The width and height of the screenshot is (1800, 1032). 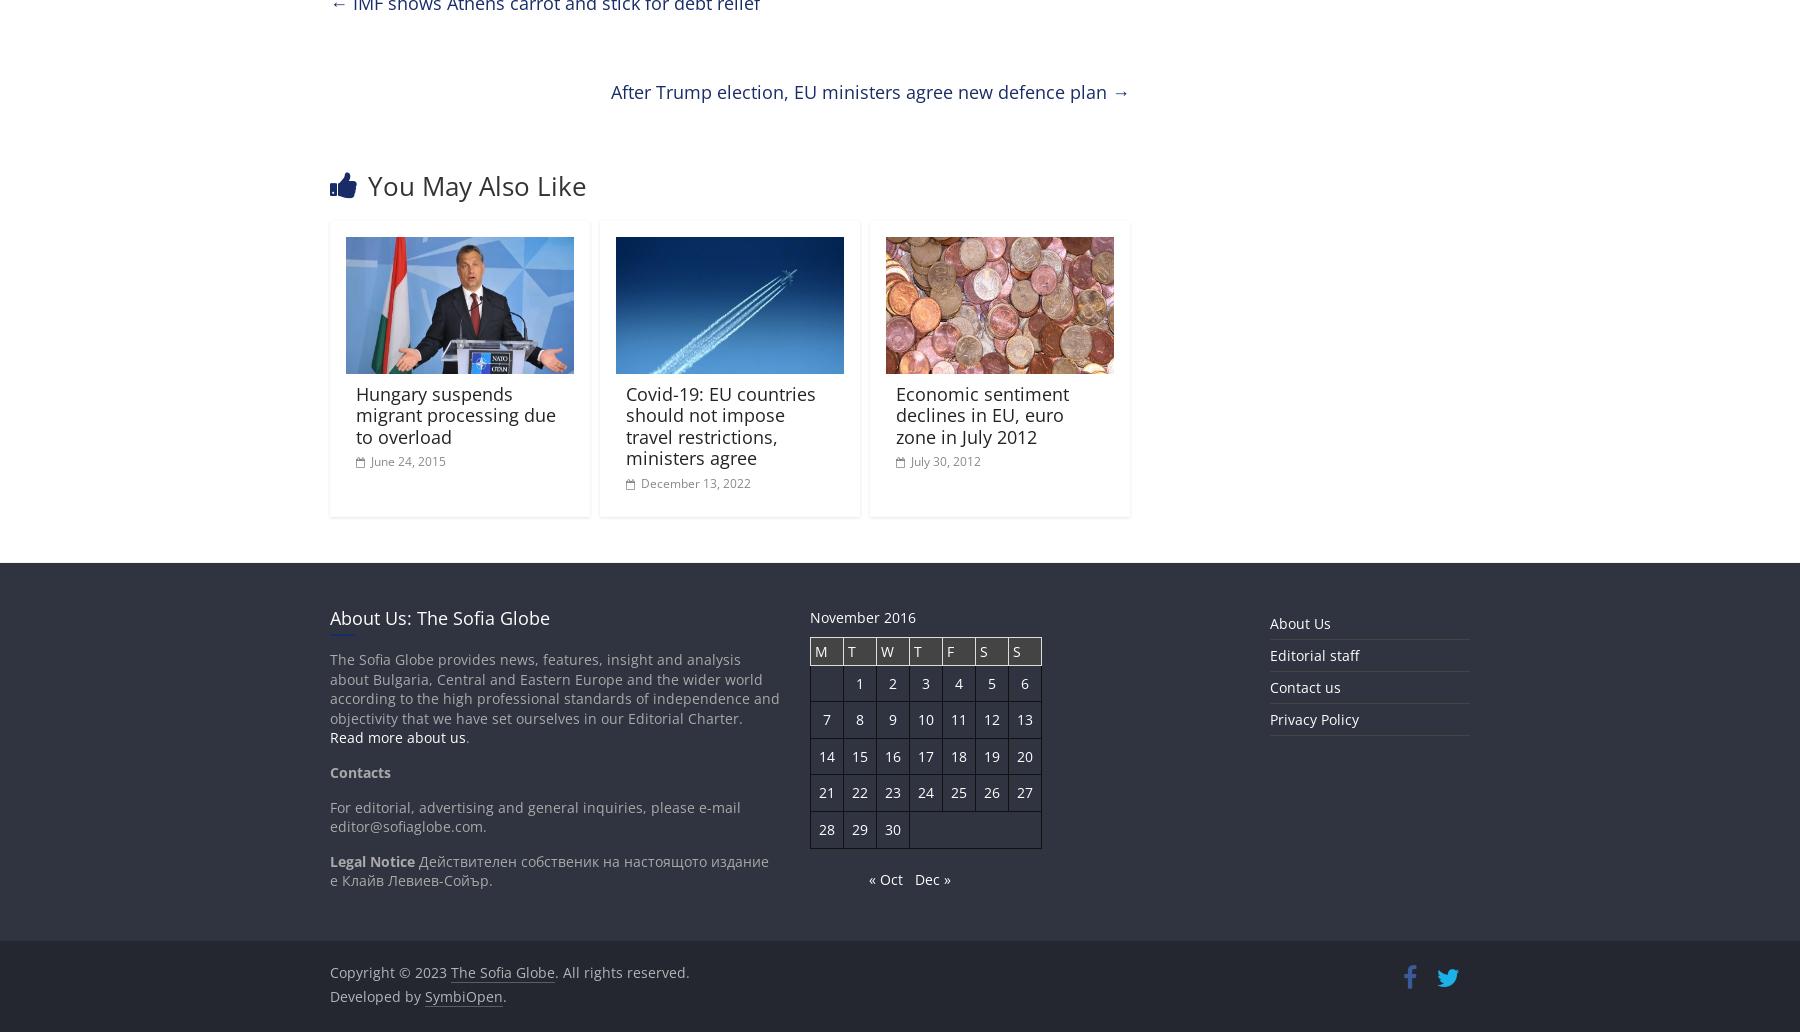 I want to click on 'Действителен собственик на настоящото издание е Клайв Левиев-Сойър.', so click(x=548, y=870).